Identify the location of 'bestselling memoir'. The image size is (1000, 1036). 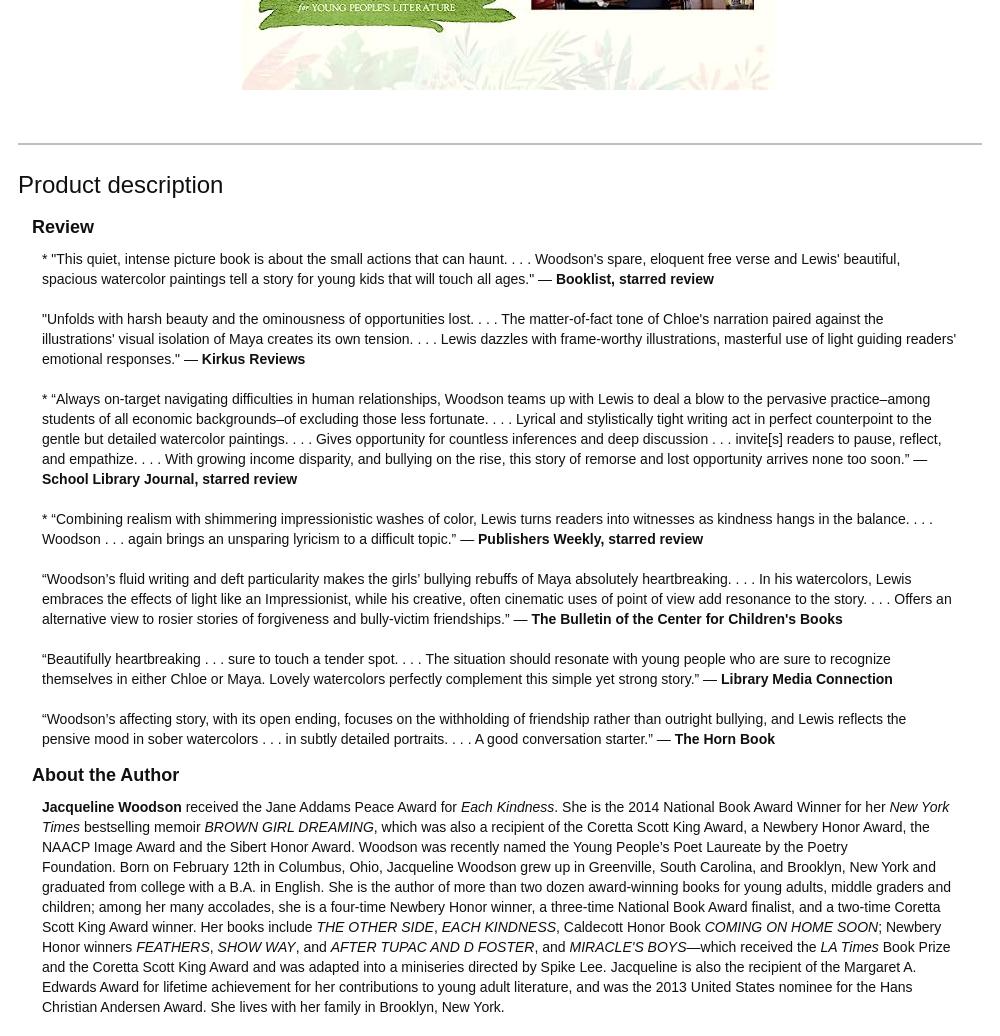
(143, 826).